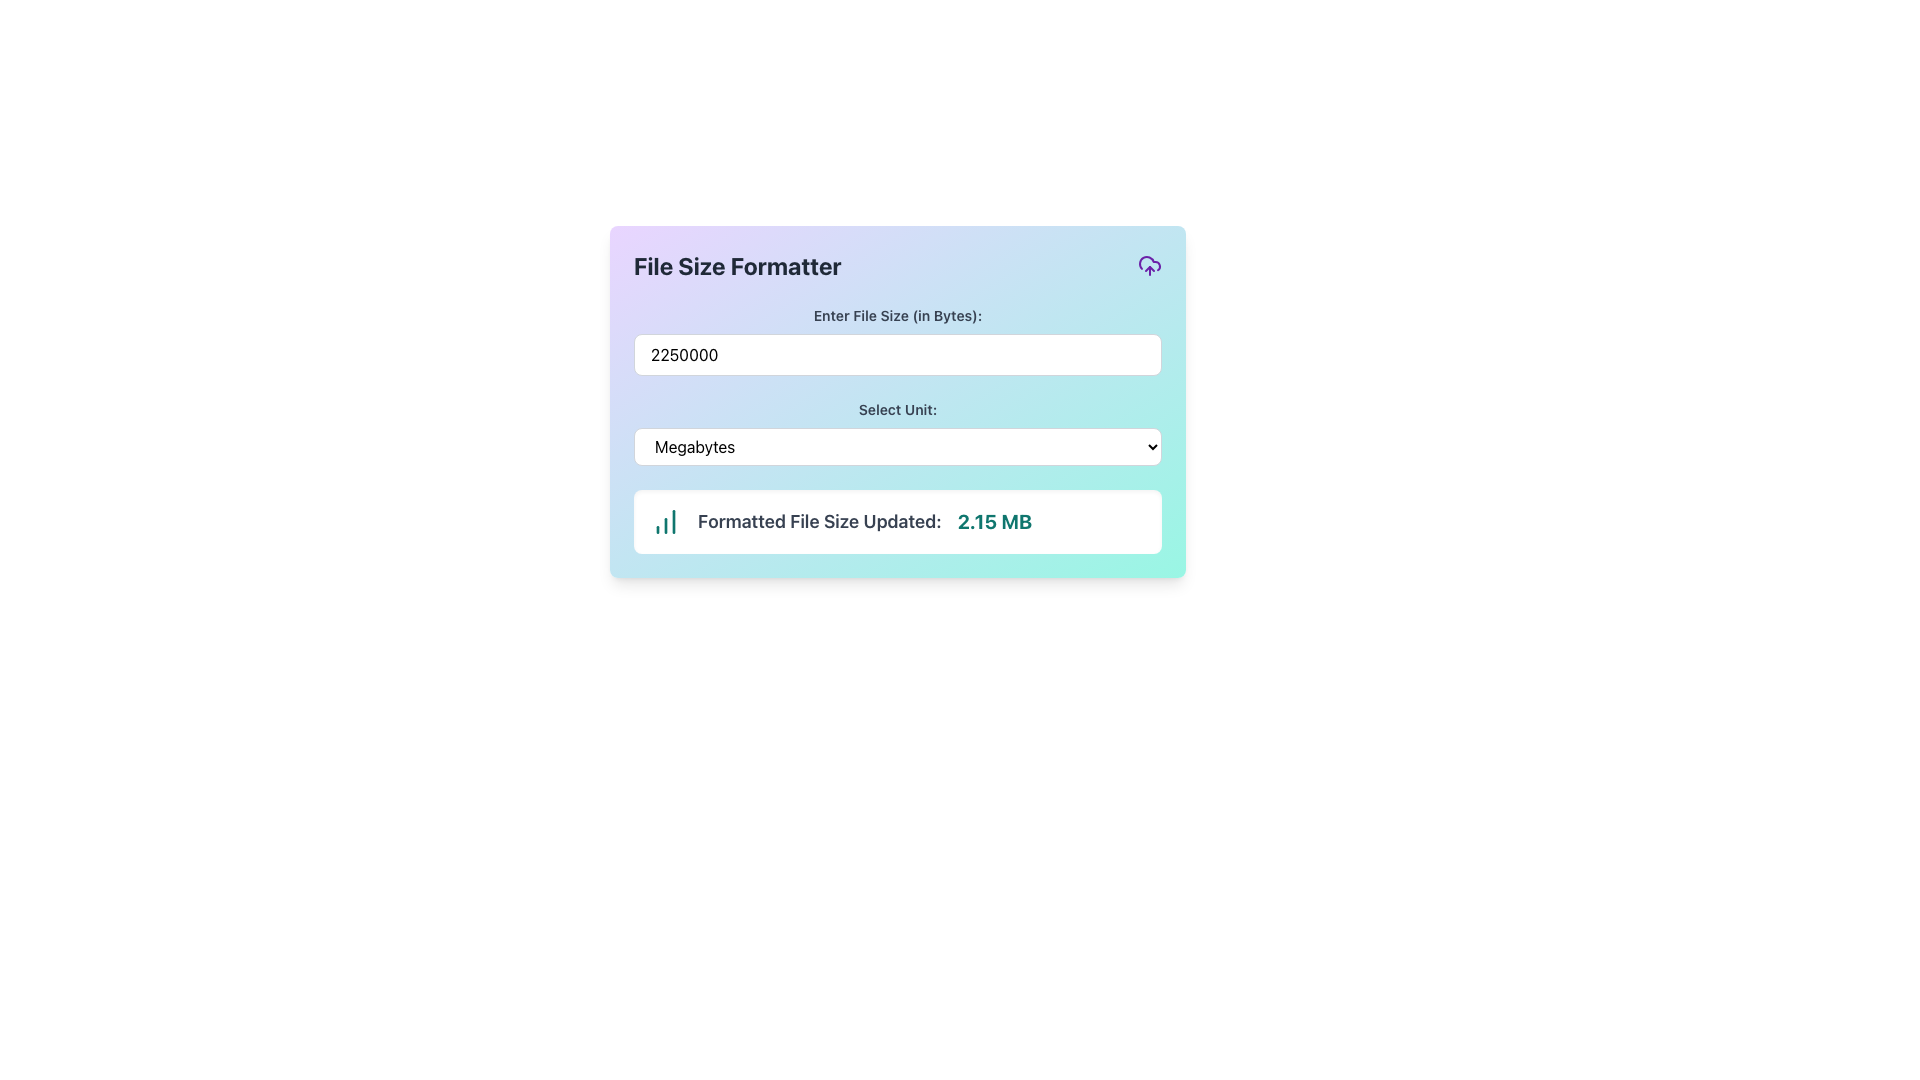  Describe the element at coordinates (994, 520) in the screenshot. I see `the text label displaying '2.15 MB' in teal color, located next to 'Formatted File Size Updated:', to read the textual value` at that location.